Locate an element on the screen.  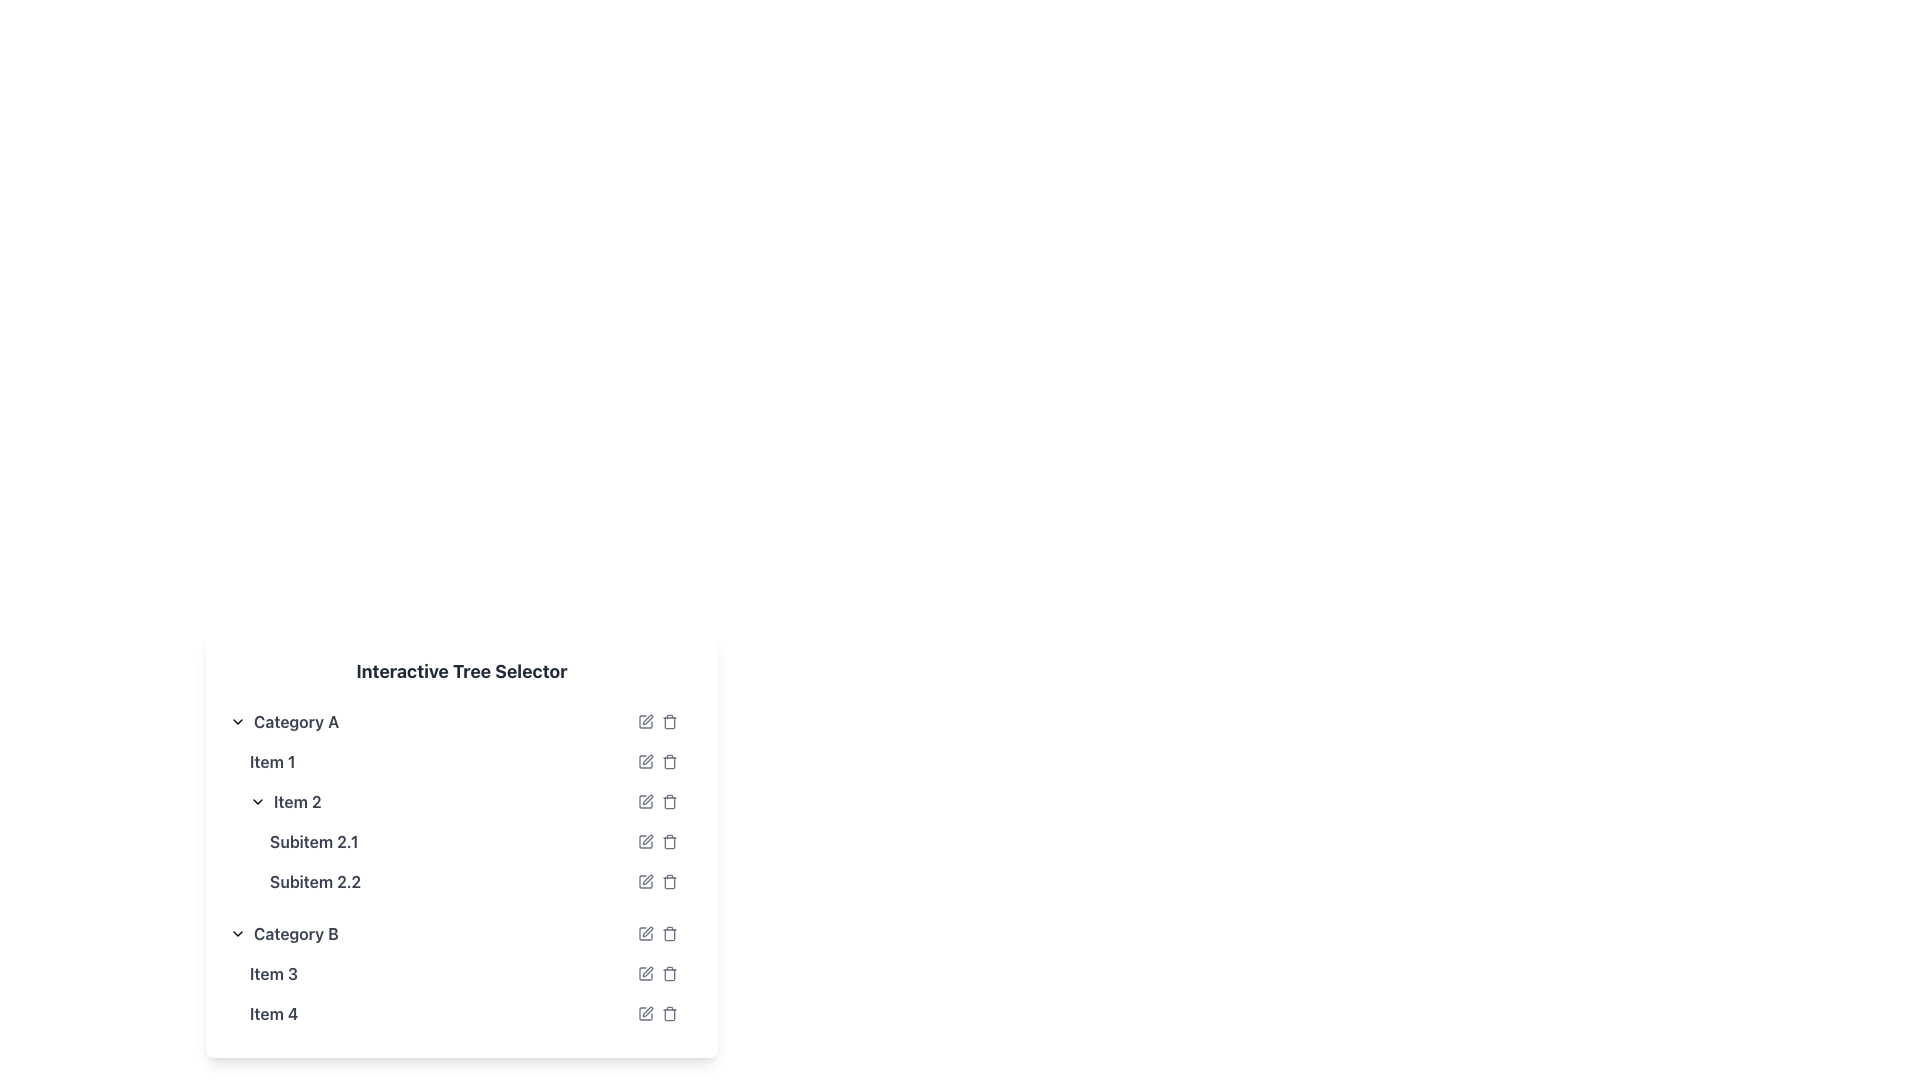
the small square icon resembling a pen next to the label 'Subitem 2.1' to initiate editing is located at coordinates (646, 841).